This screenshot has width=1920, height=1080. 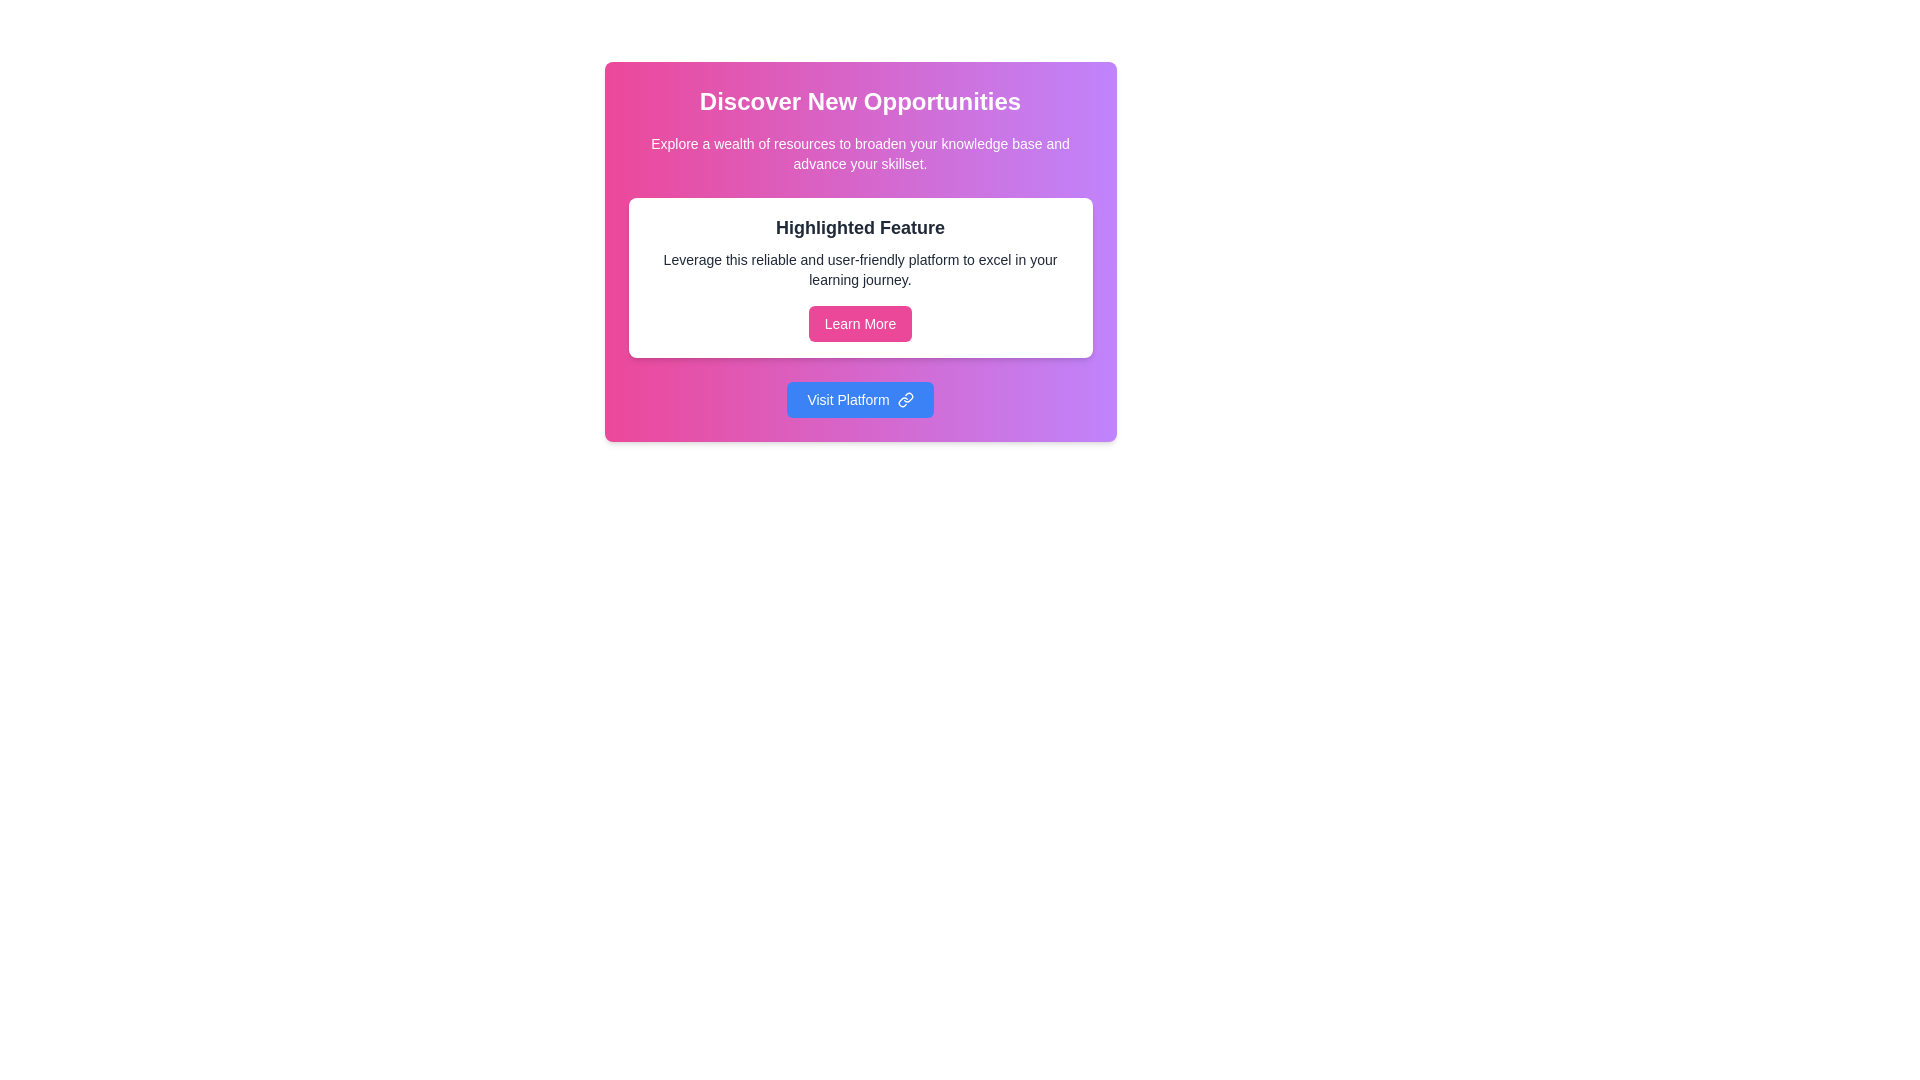 What do you see at coordinates (901, 402) in the screenshot?
I see `the second part of the linked chain icon located to the right of the text 'Visit Platform'` at bounding box center [901, 402].